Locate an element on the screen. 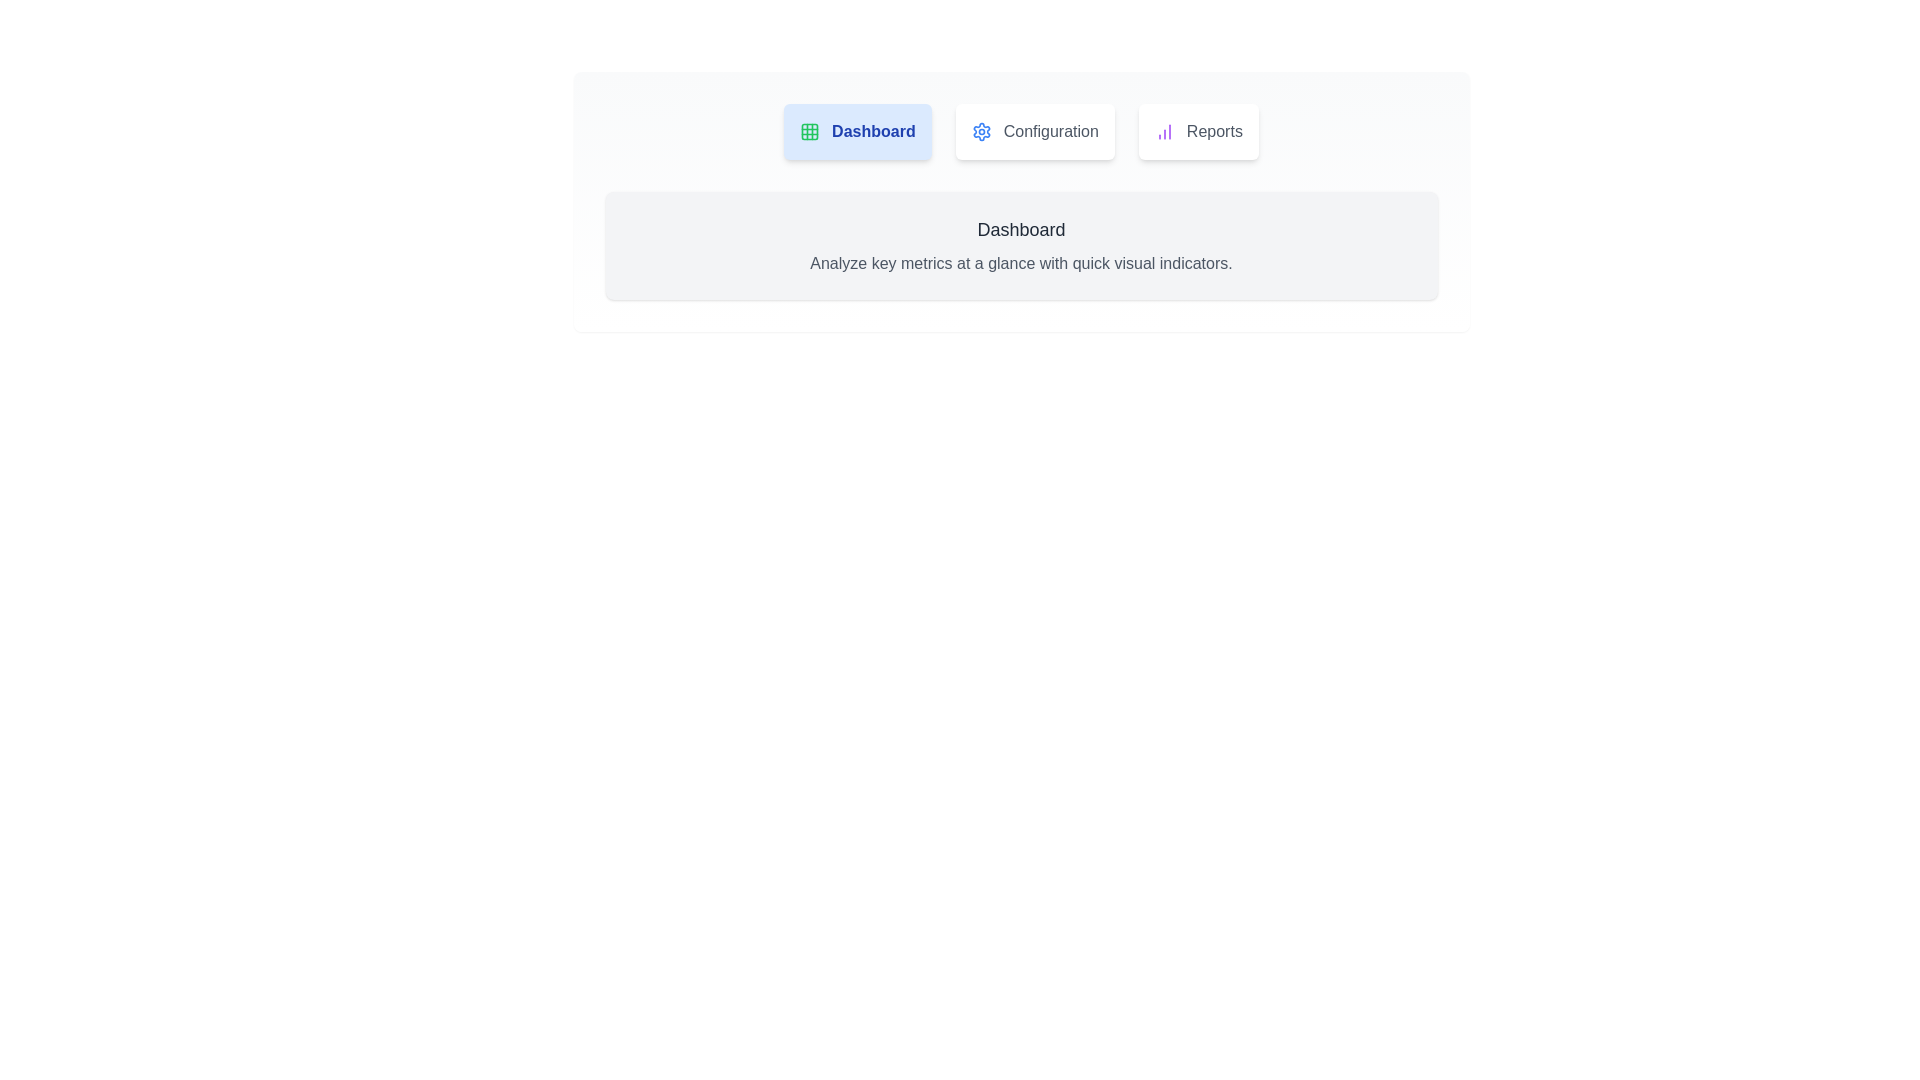 Image resolution: width=1920 pixels, height=1080 pixels. the Dashboard tab to switch to its content is located at coordinates (857, 131).